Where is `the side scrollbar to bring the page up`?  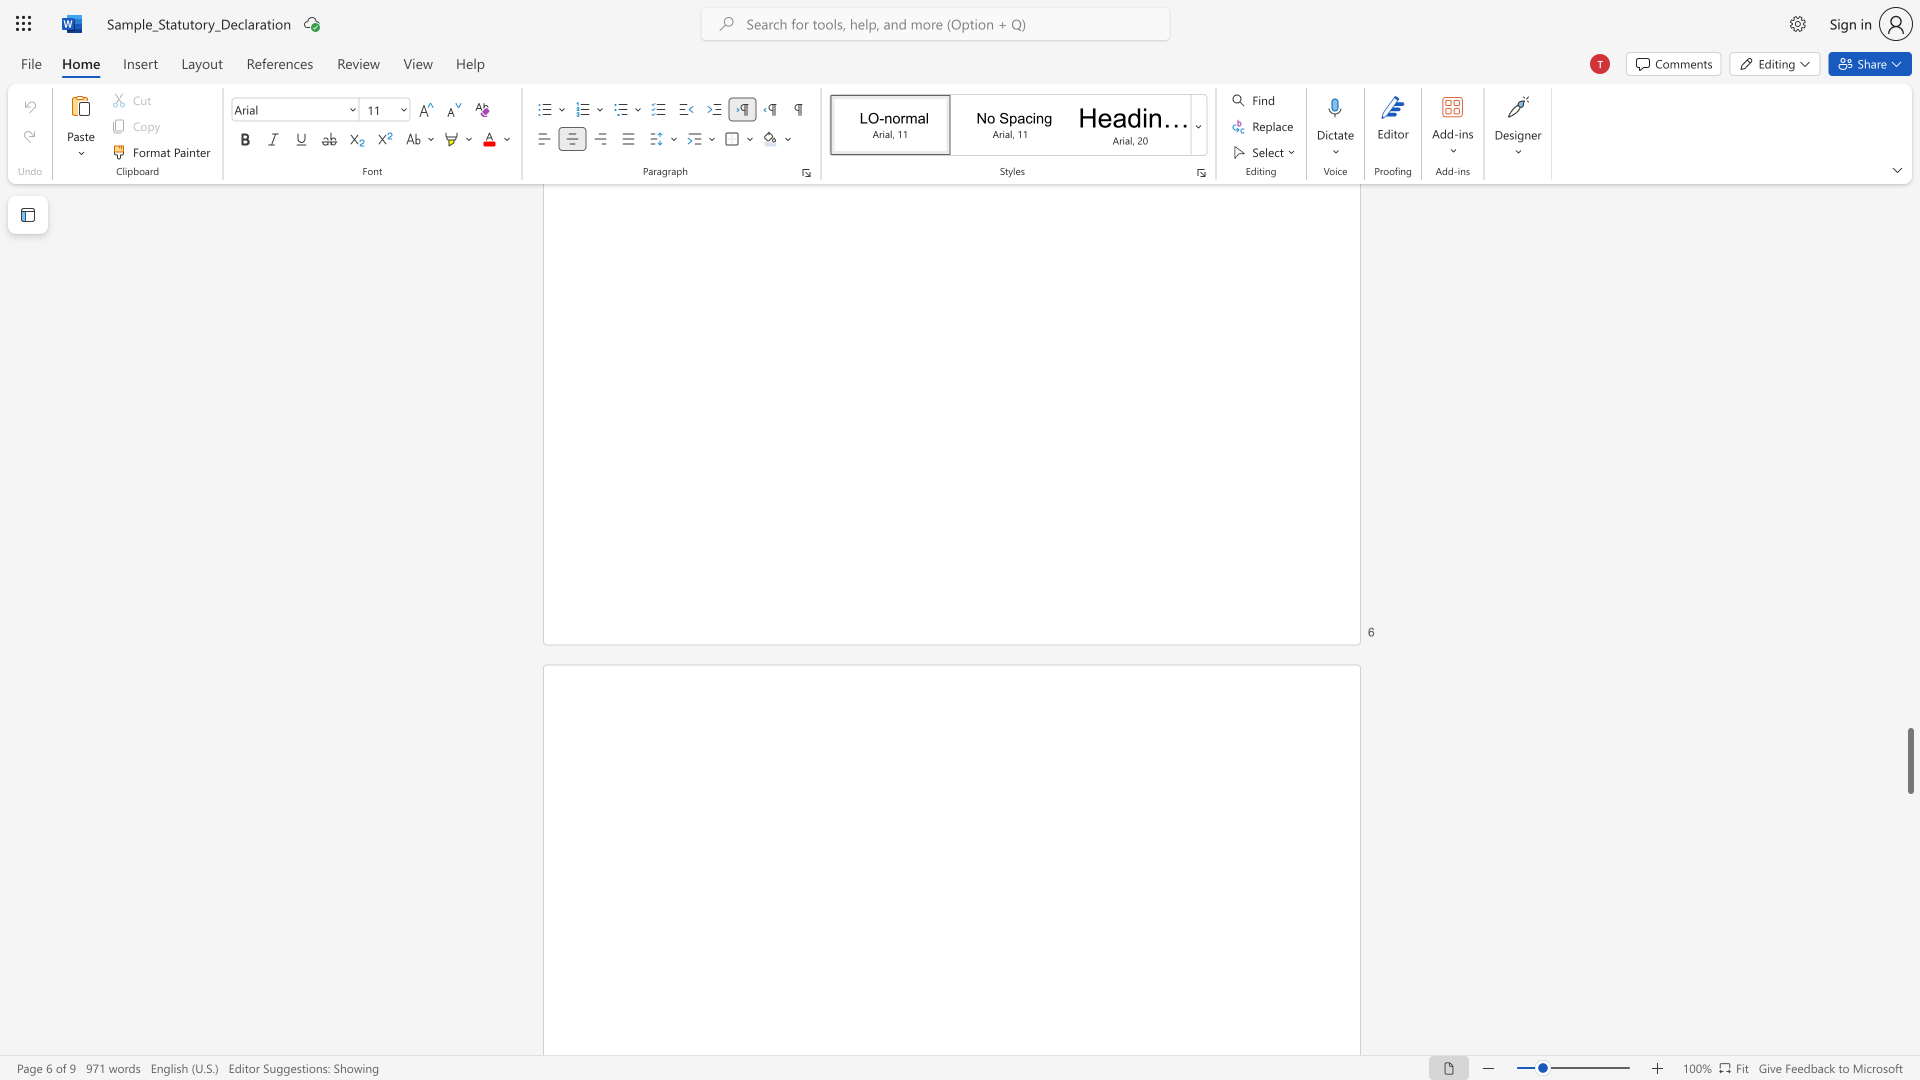
the side scrollbar to bring the page up is located at coordinates (1909, 338).